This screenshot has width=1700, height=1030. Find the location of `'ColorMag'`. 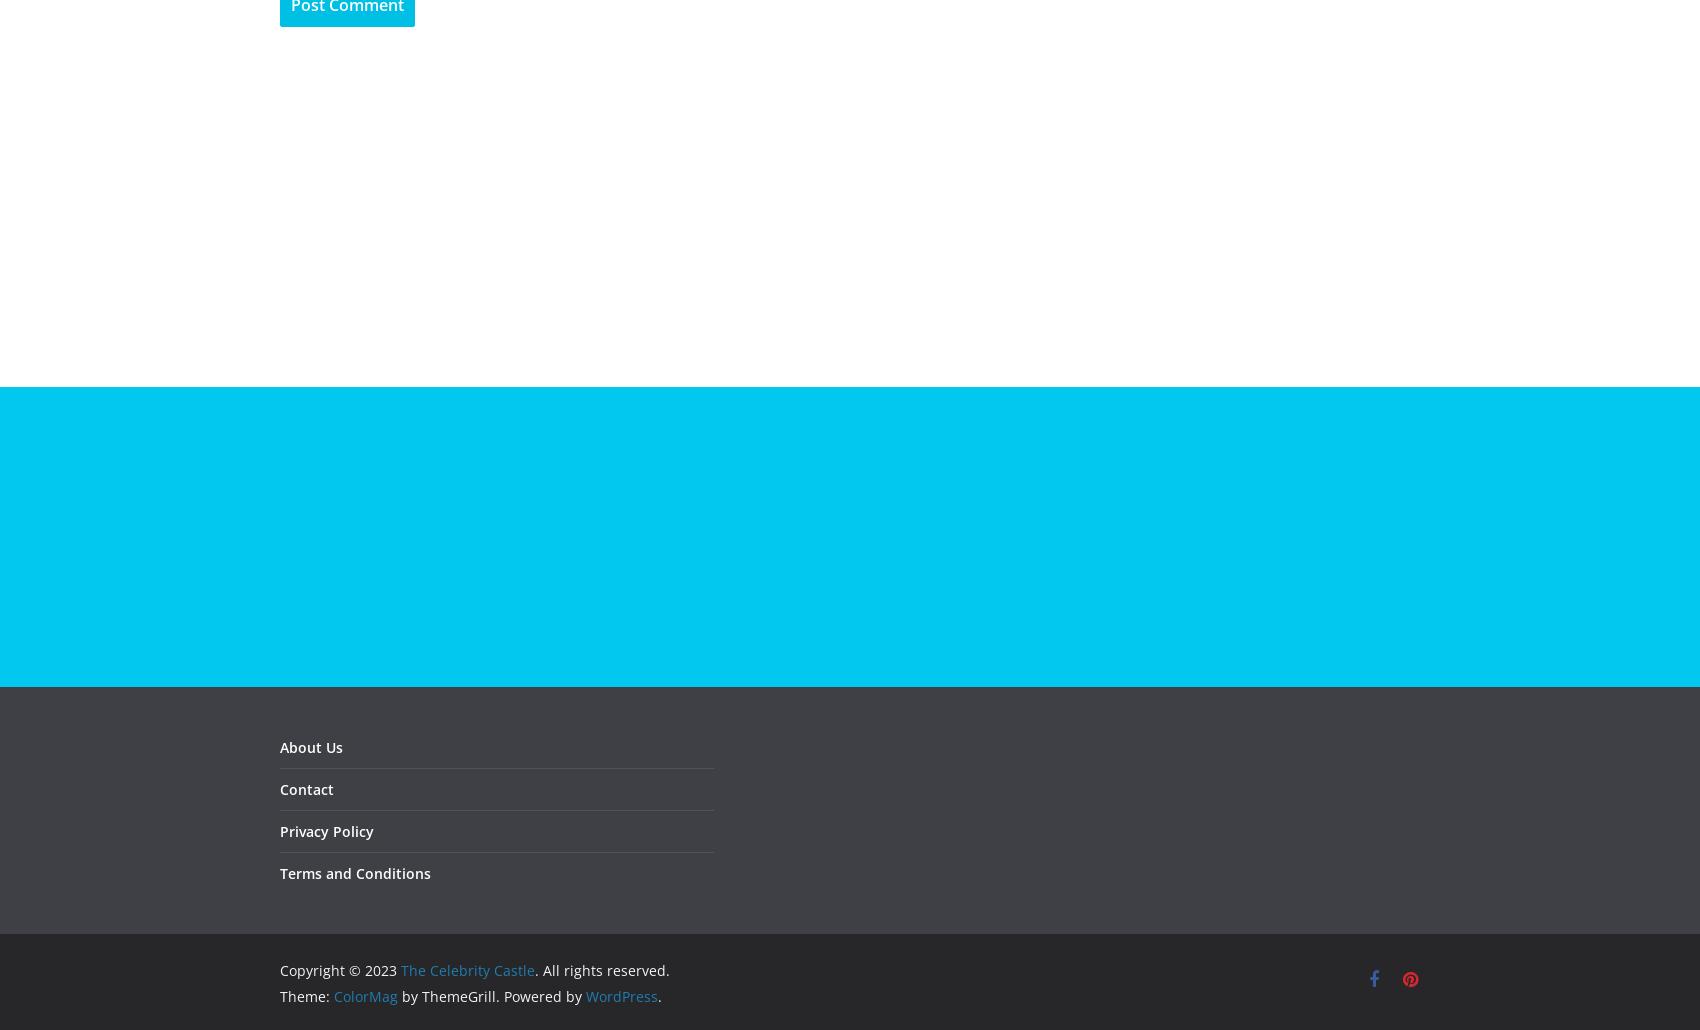

'ColorMag' is located at coordinates (333, 994).